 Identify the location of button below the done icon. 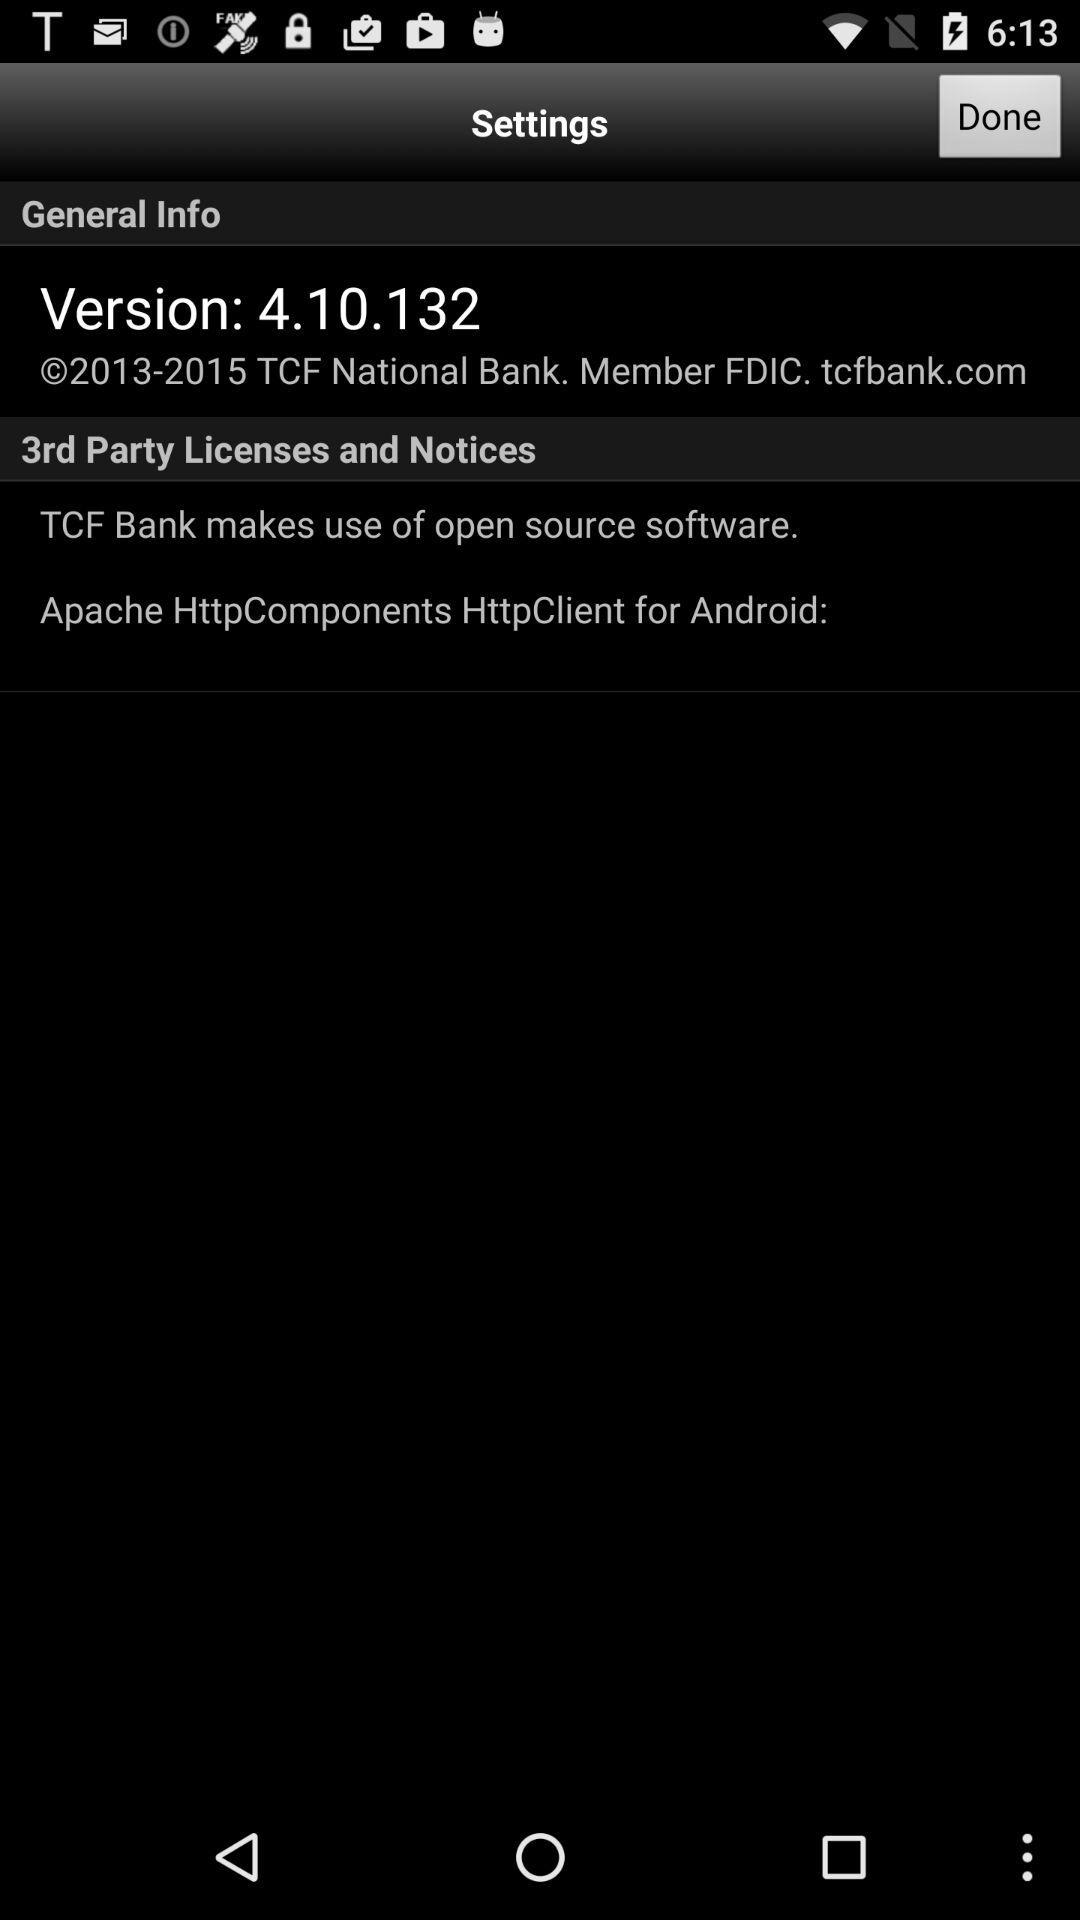
(540, 213).